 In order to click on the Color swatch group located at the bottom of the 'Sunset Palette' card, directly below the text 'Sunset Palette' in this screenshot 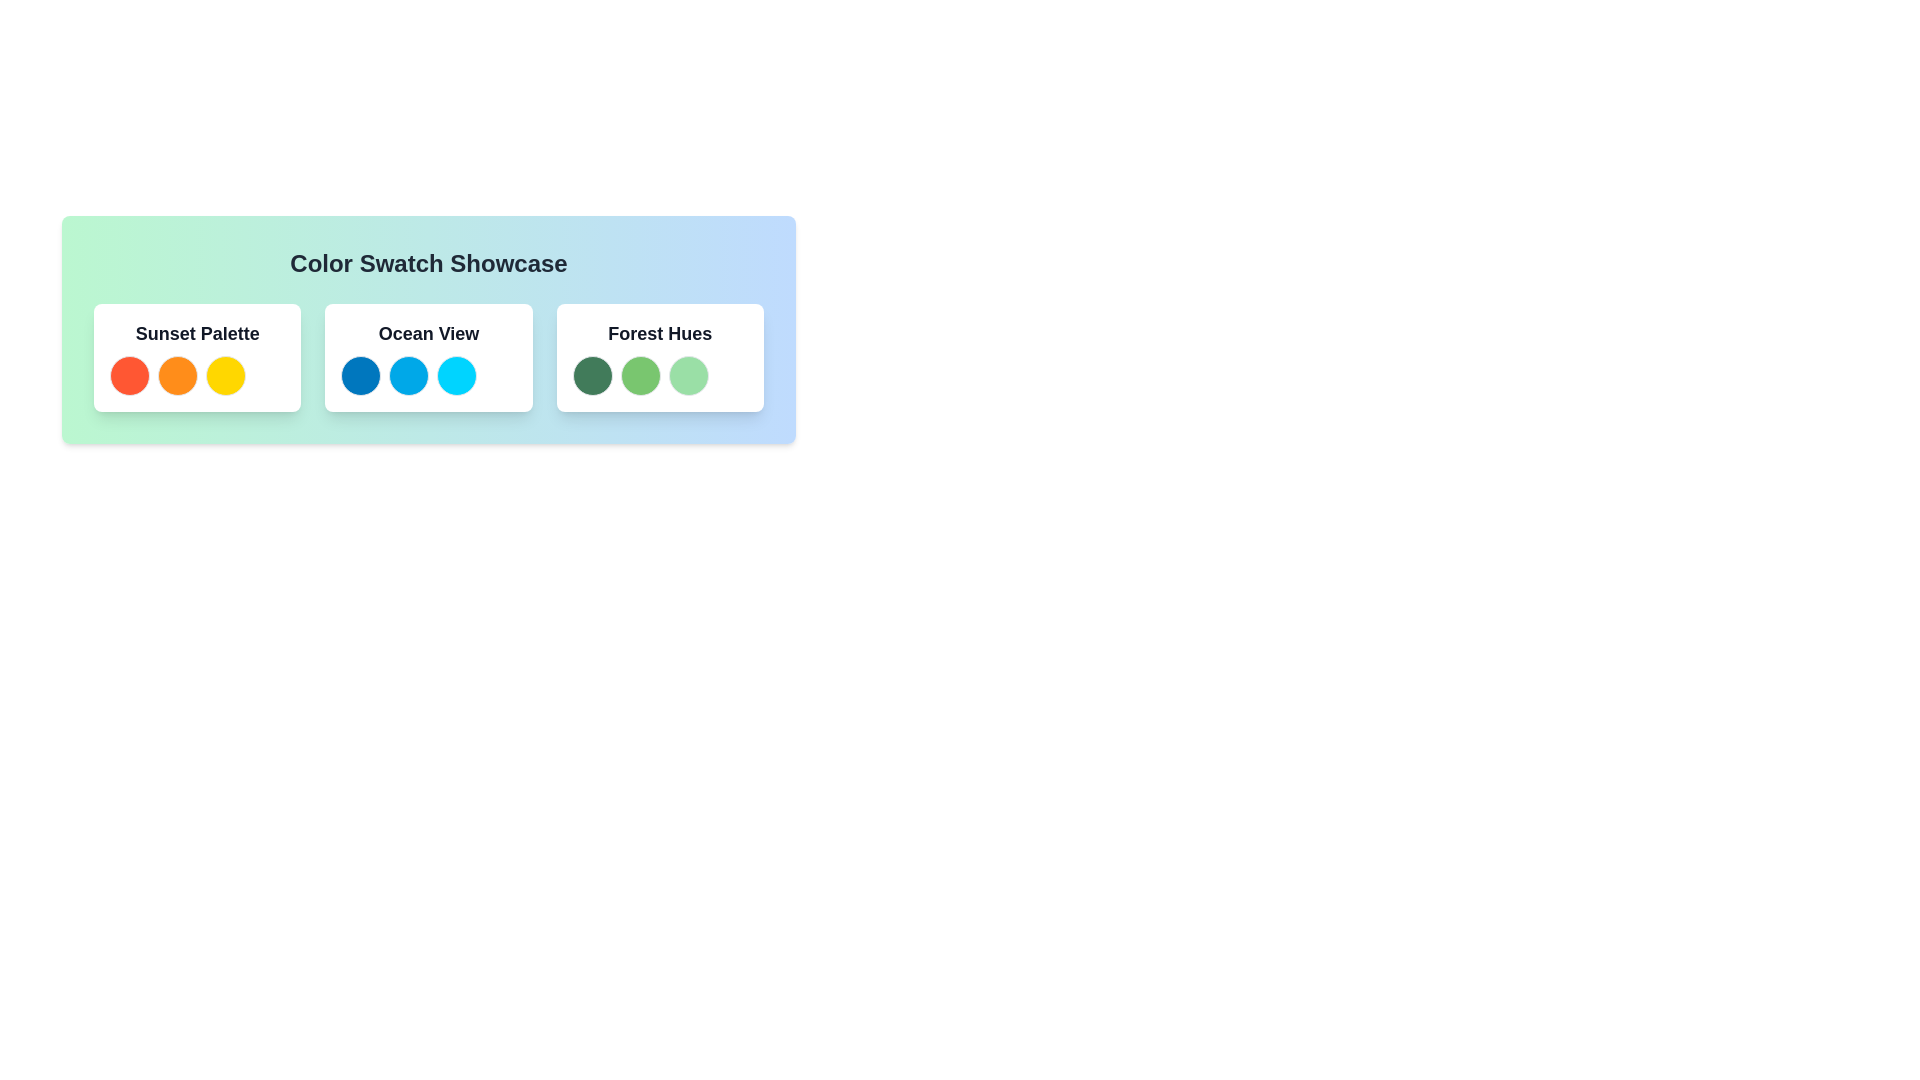, I will do `click(197, 375)`.